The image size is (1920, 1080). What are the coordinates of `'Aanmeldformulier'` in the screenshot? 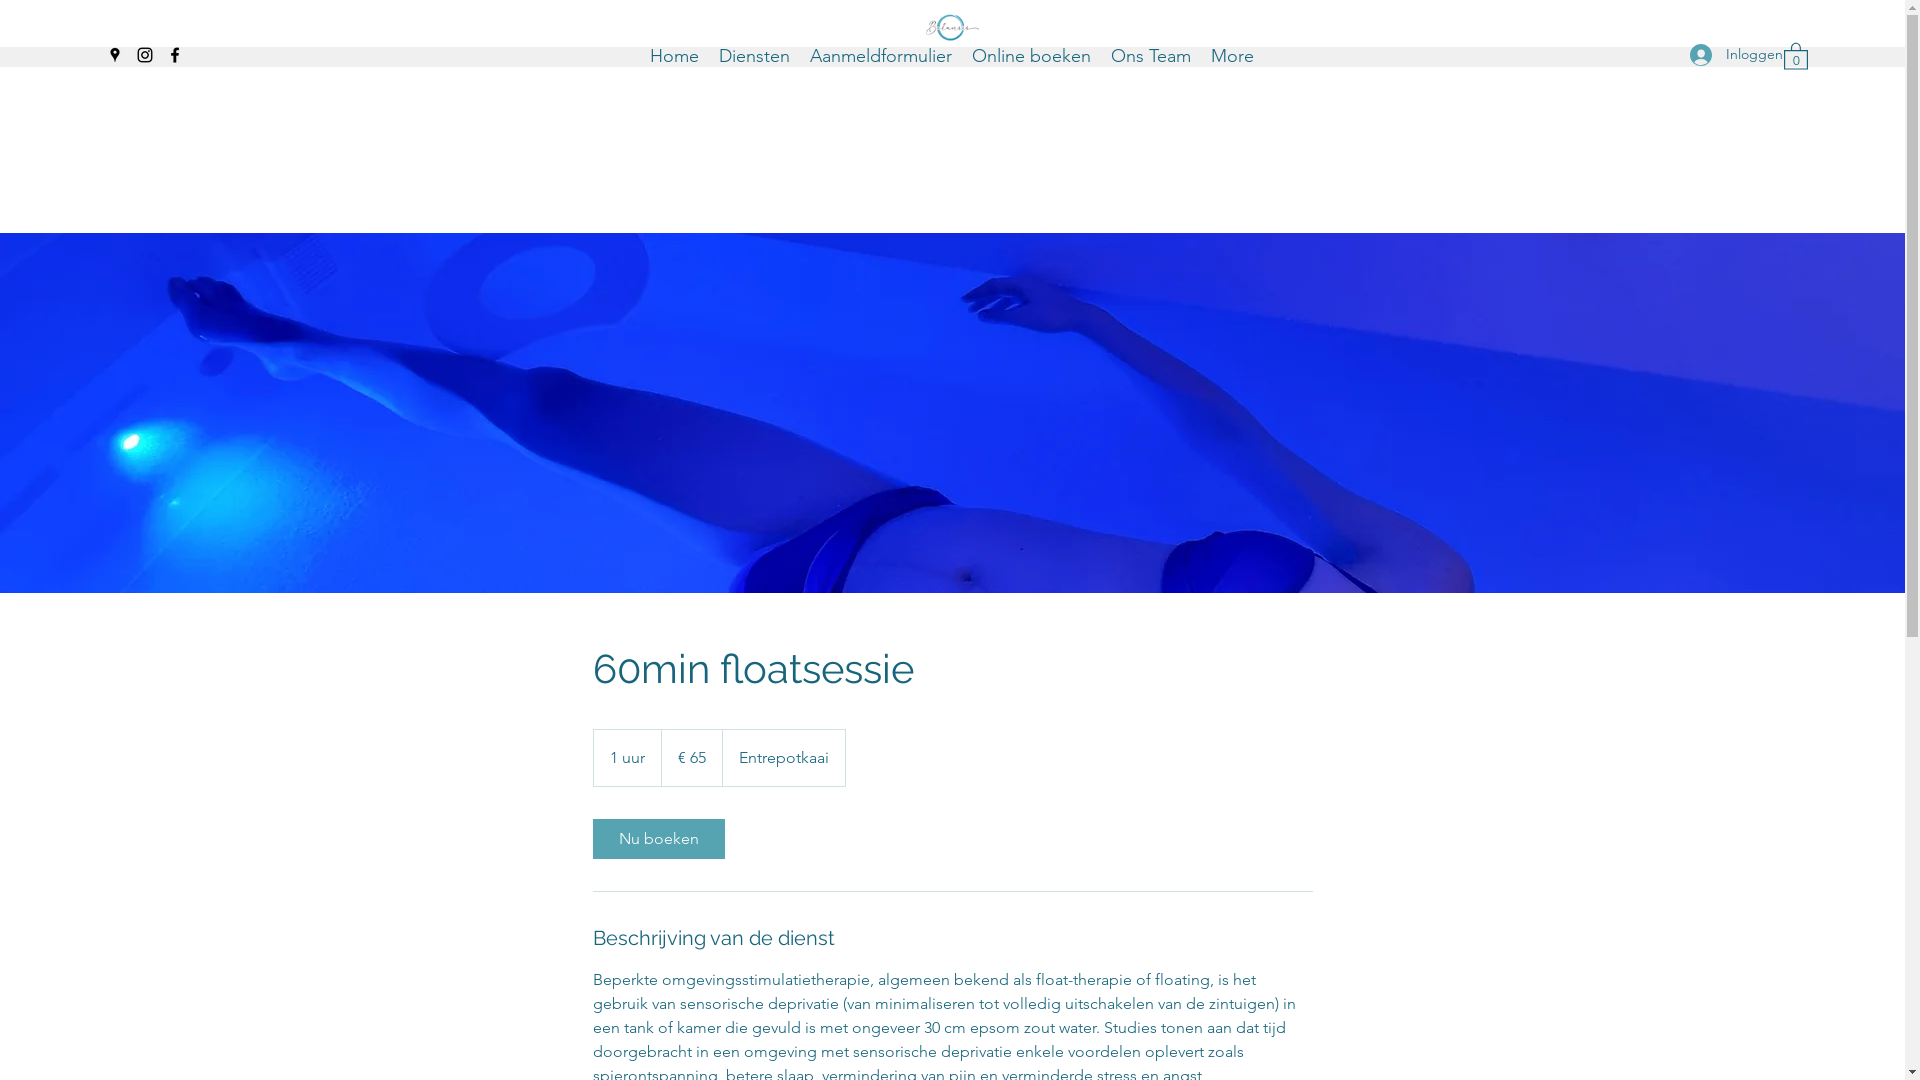 It's located at (880, 53).